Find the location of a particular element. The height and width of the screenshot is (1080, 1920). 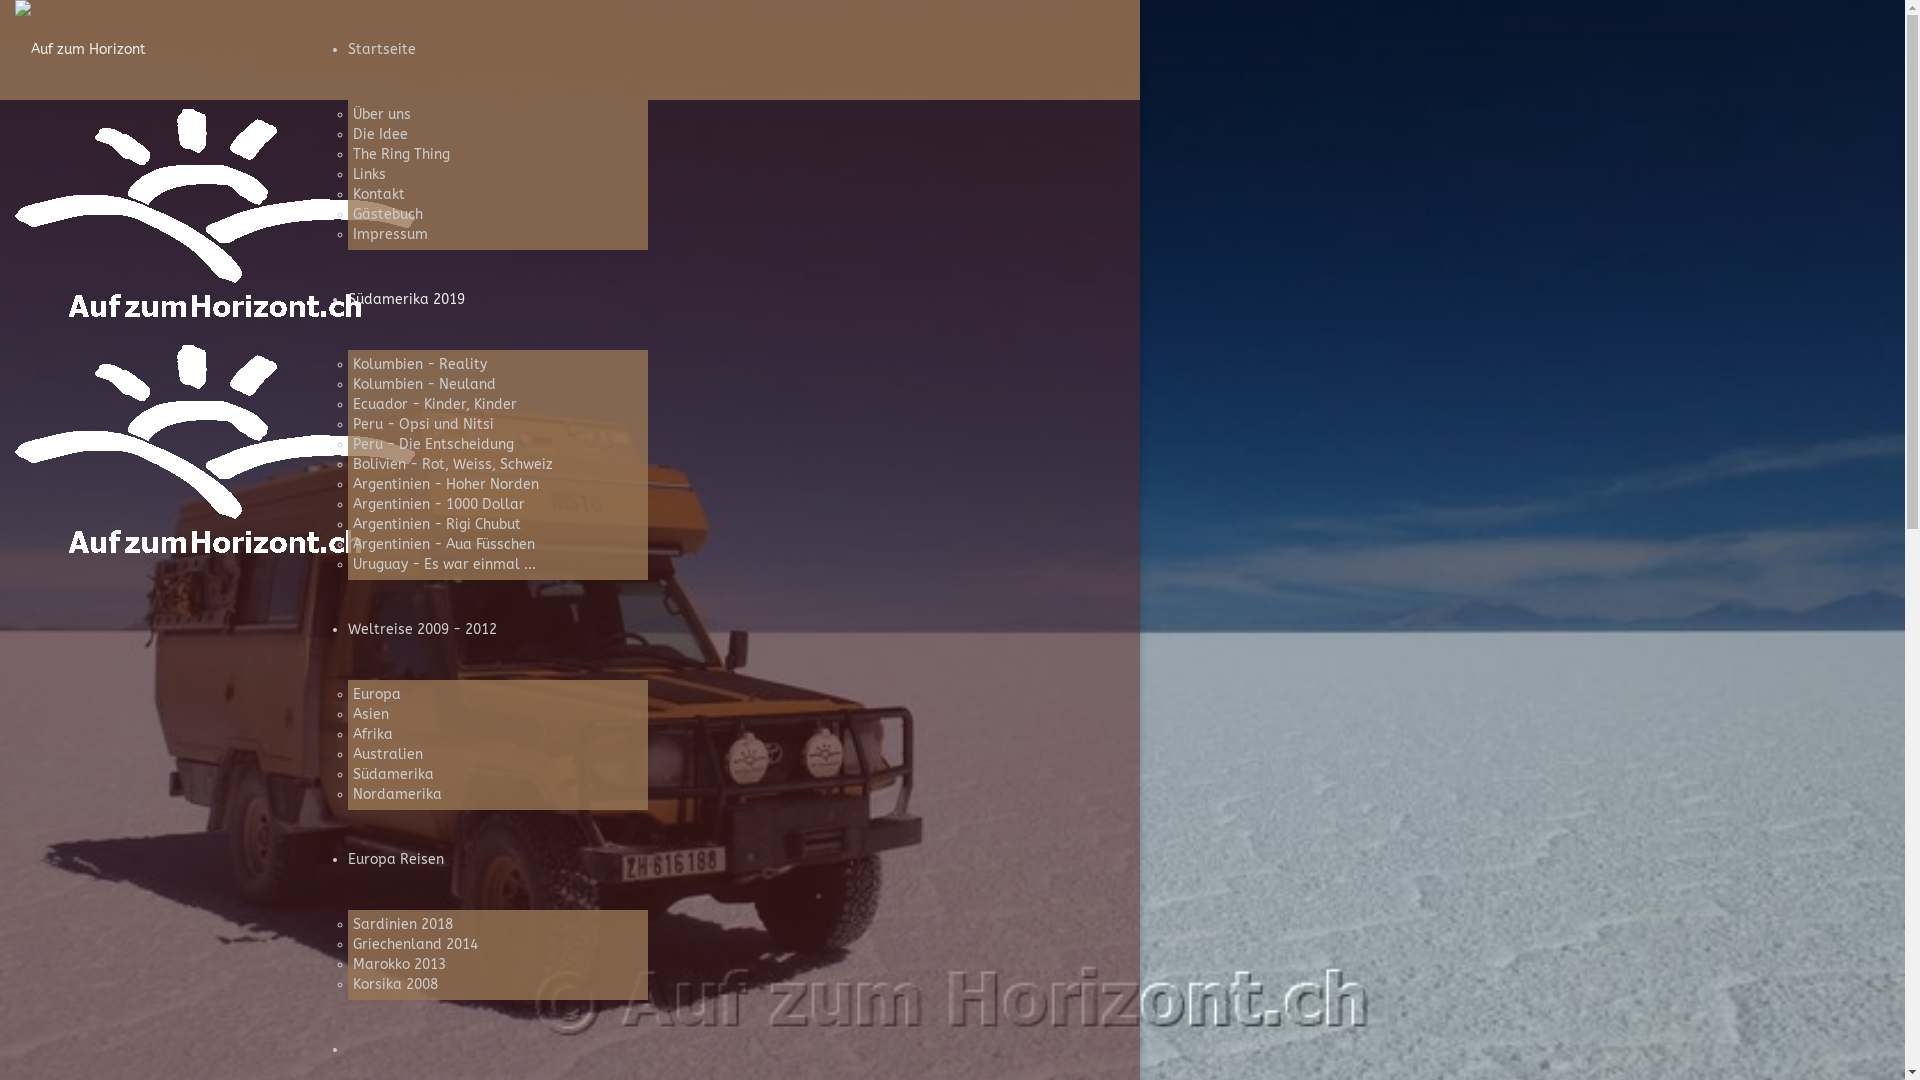

'Nordamerika' is located at coordinates (396, 793).